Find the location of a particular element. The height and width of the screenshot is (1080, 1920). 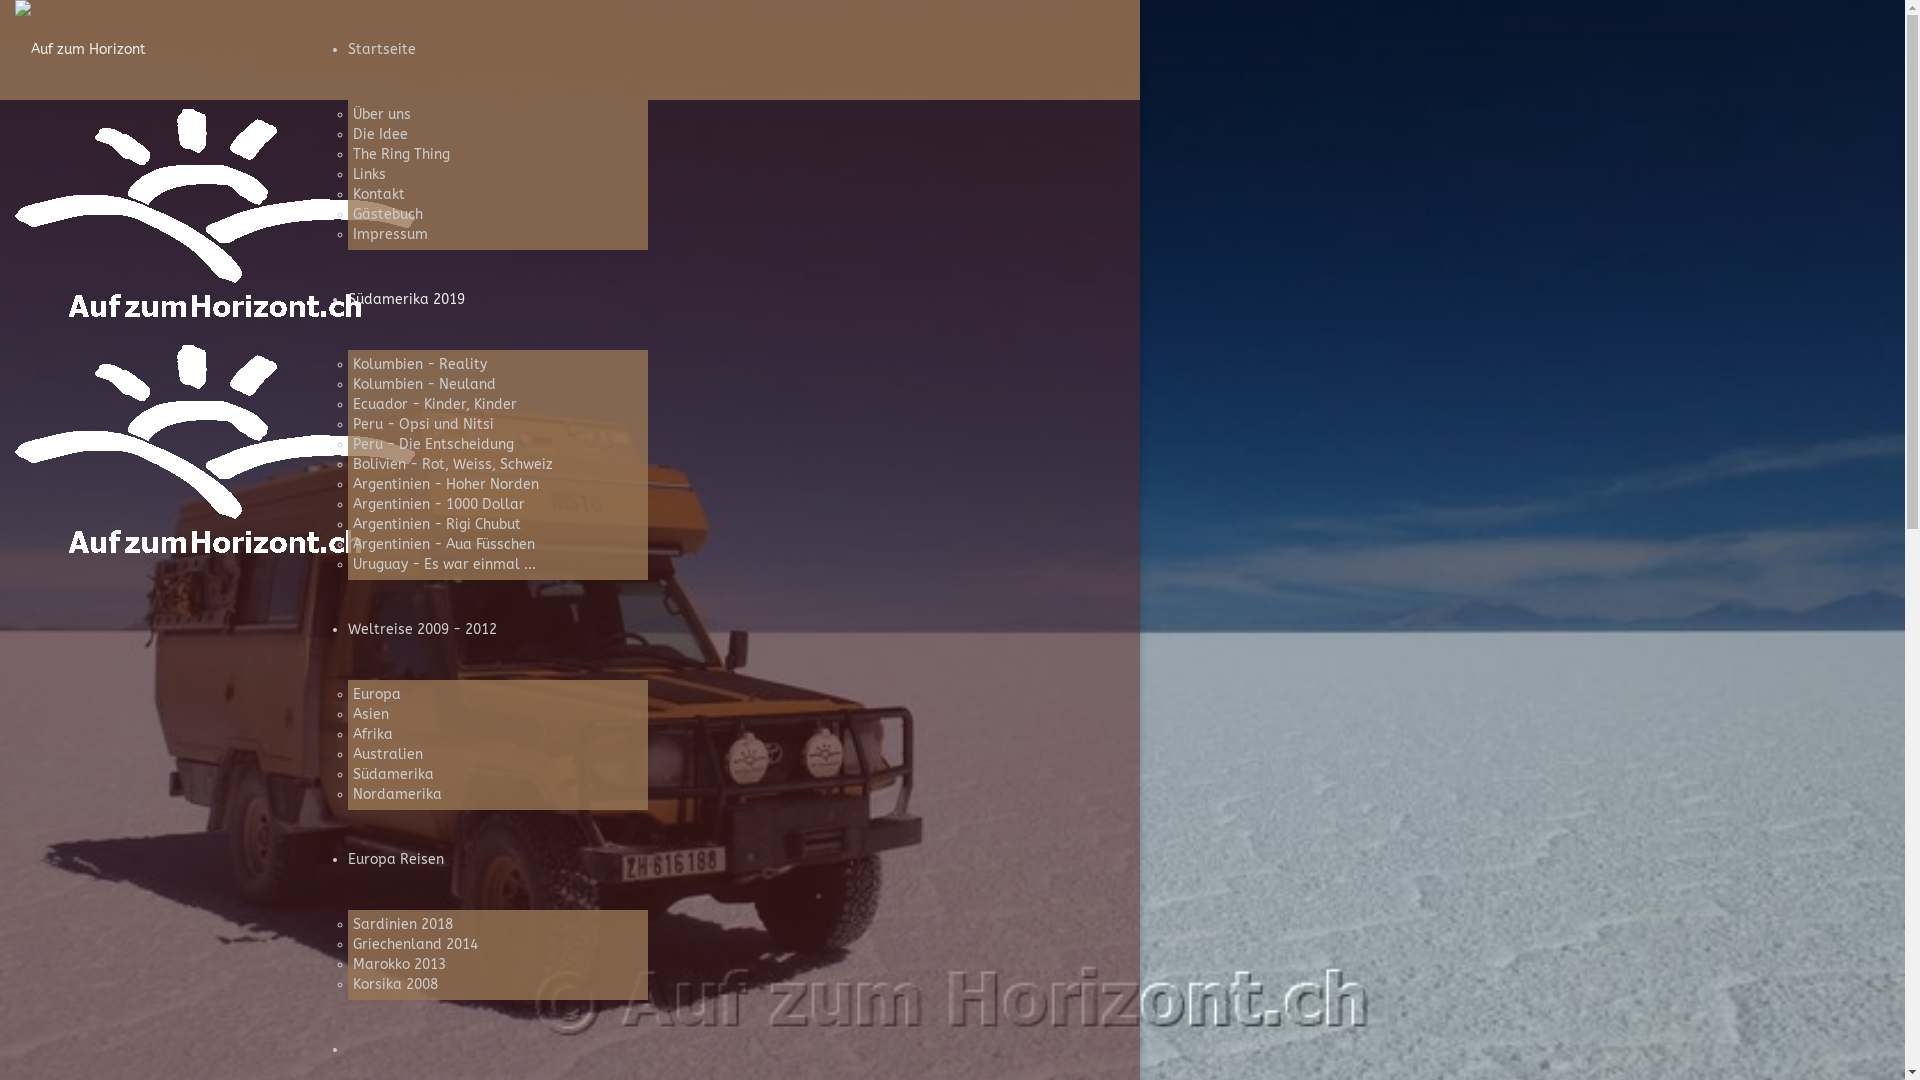

'Nordamerika' is located at coordinates (396, 793).